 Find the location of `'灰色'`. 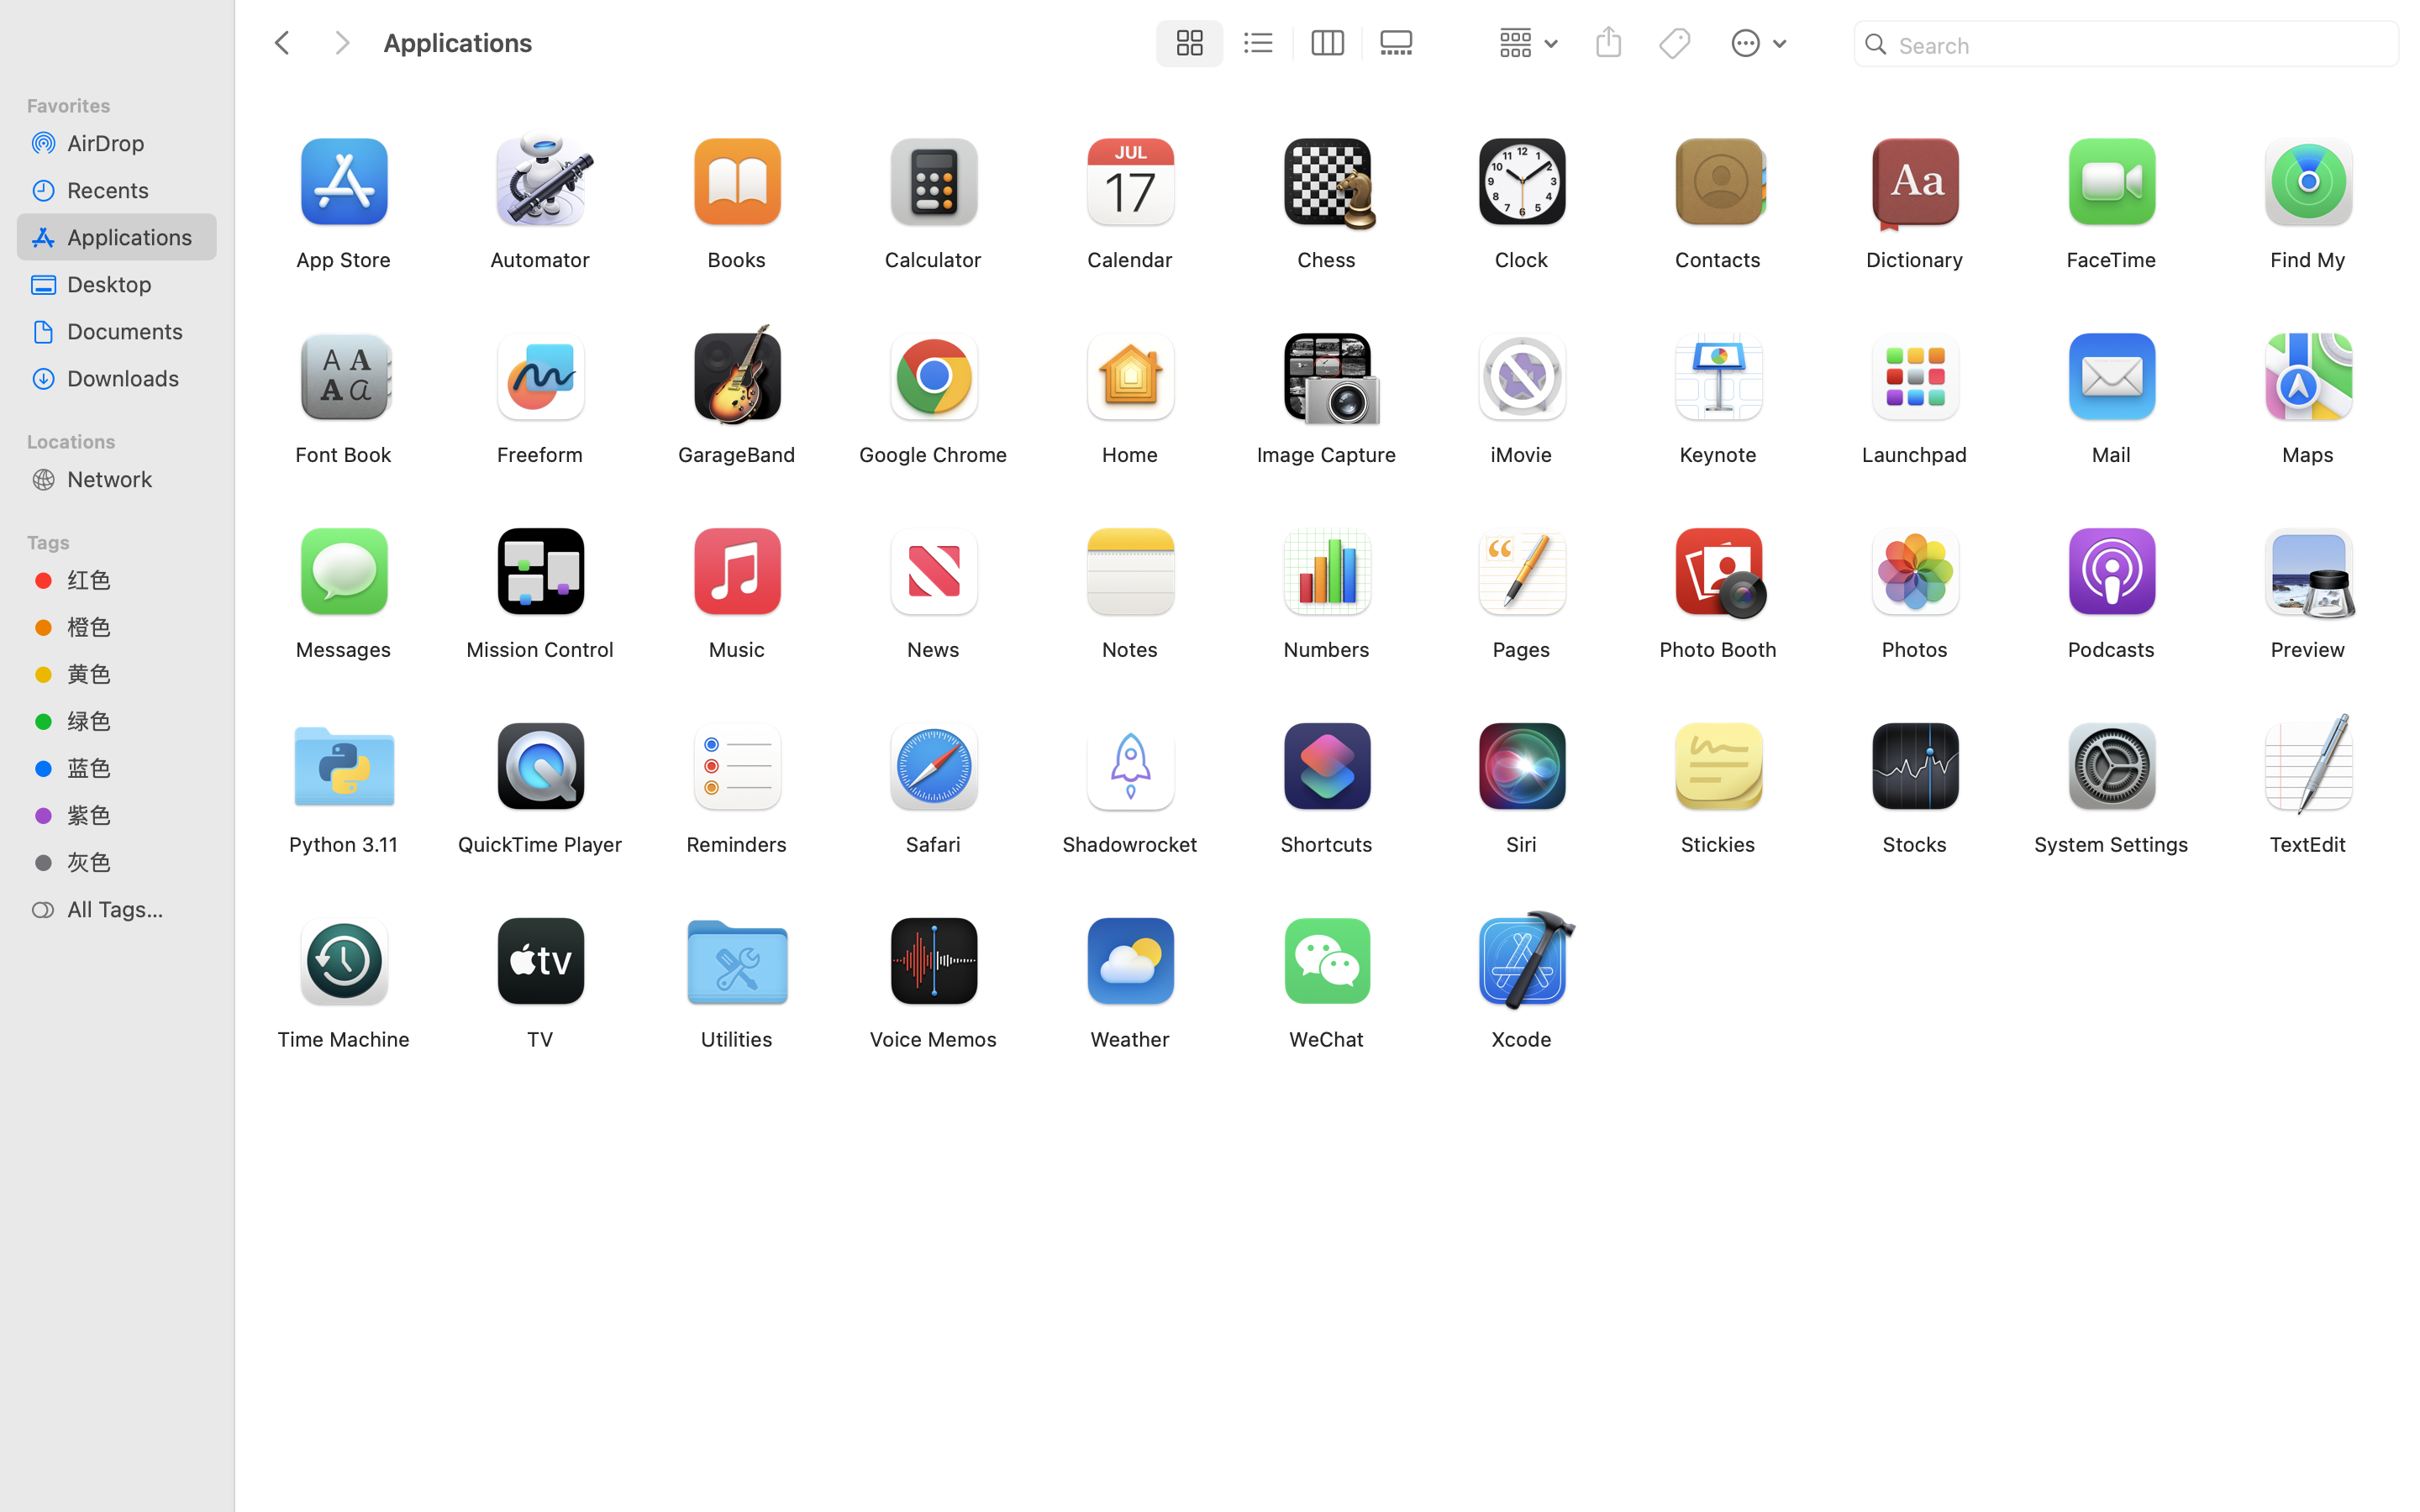

'灰色' is located at coordinates (134, 861).